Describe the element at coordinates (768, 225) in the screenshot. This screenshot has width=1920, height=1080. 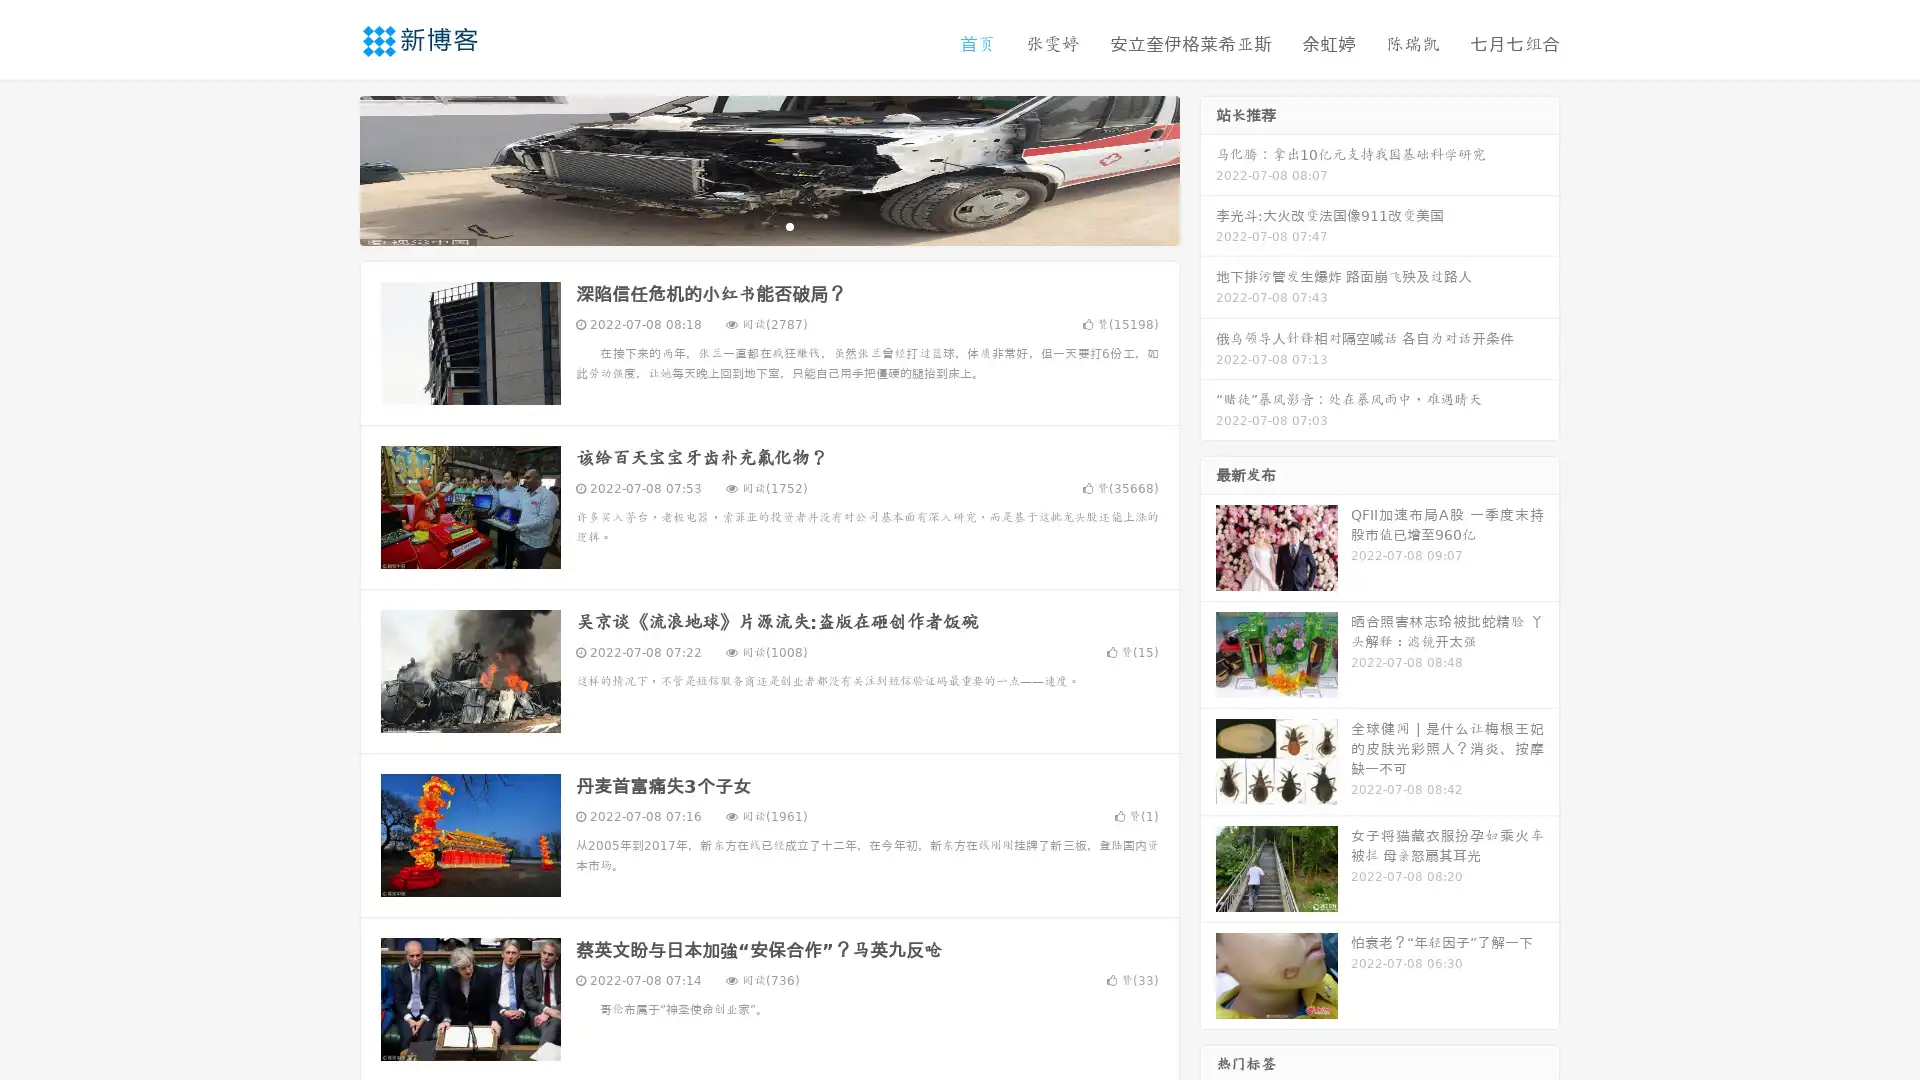
I see `Go to slide 2` at that location.